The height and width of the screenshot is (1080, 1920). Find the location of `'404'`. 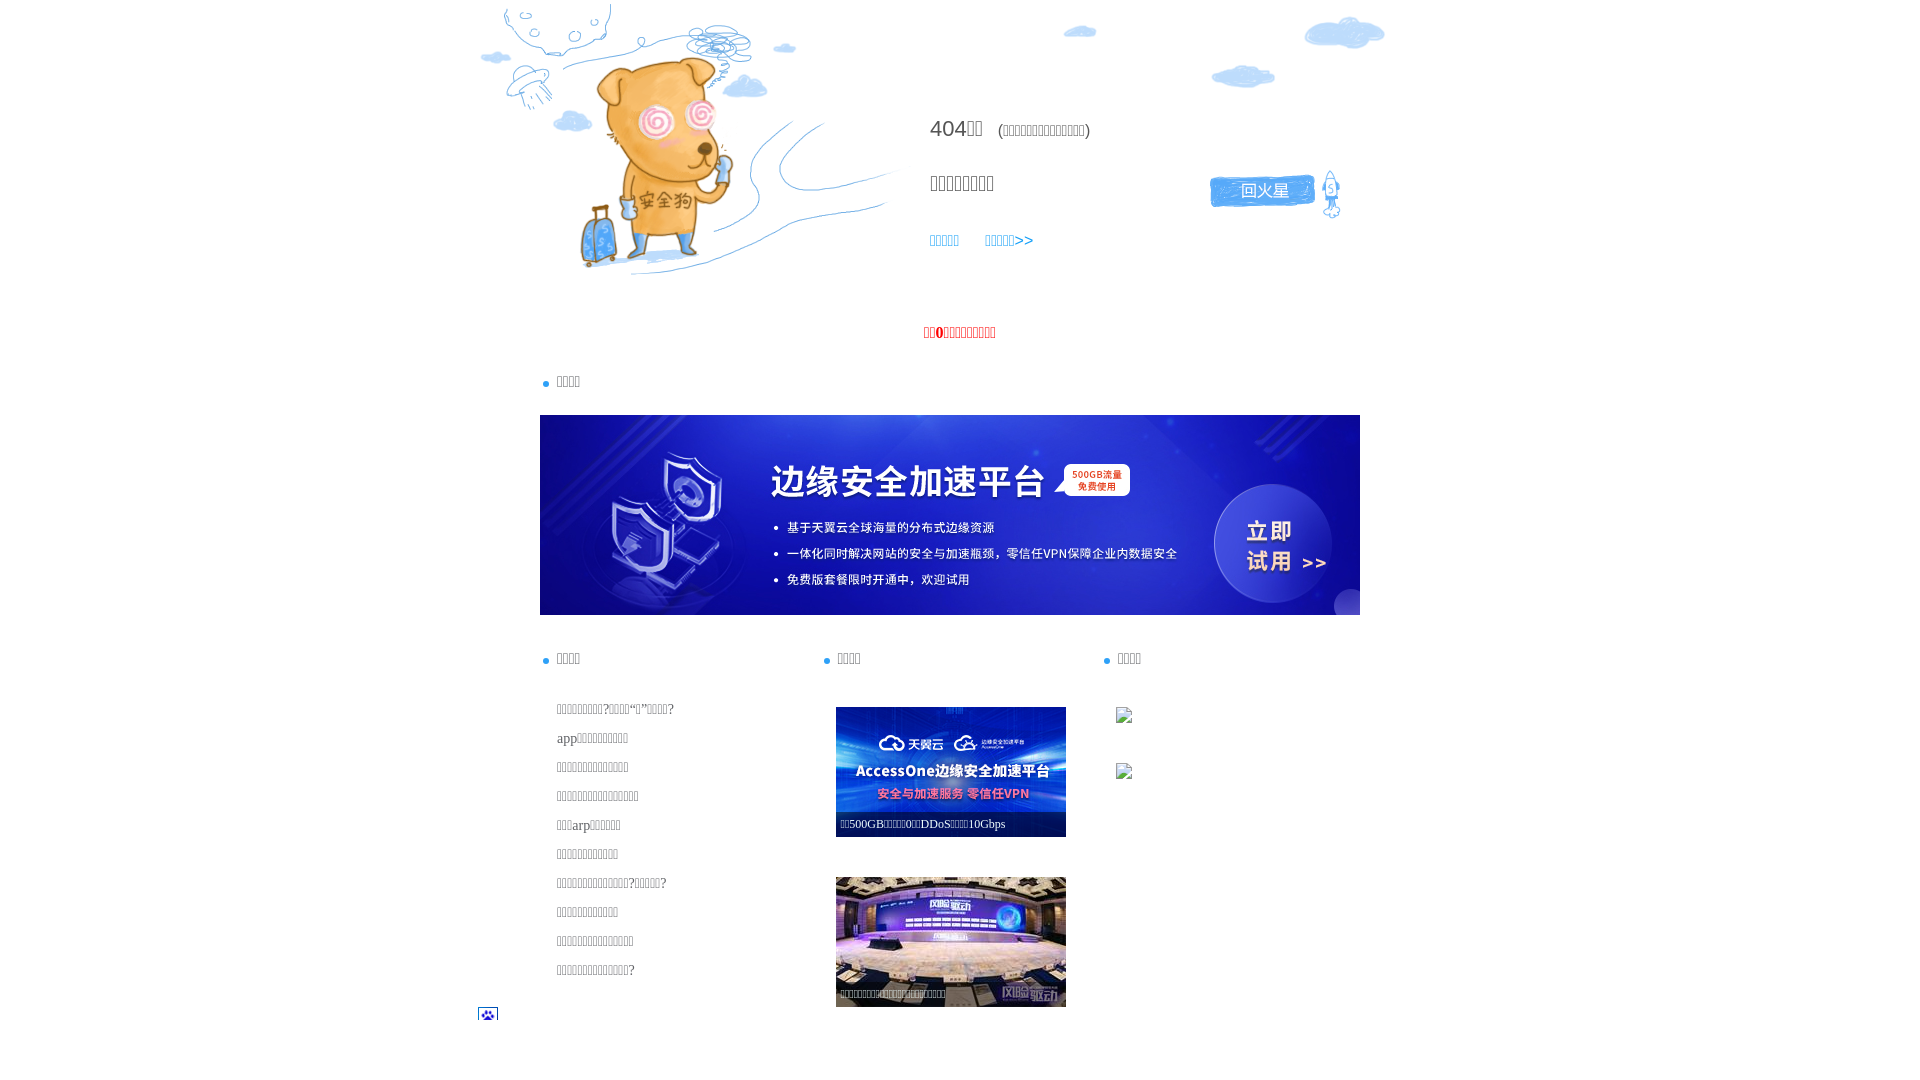

'404' is located at coordinates (947, 128).